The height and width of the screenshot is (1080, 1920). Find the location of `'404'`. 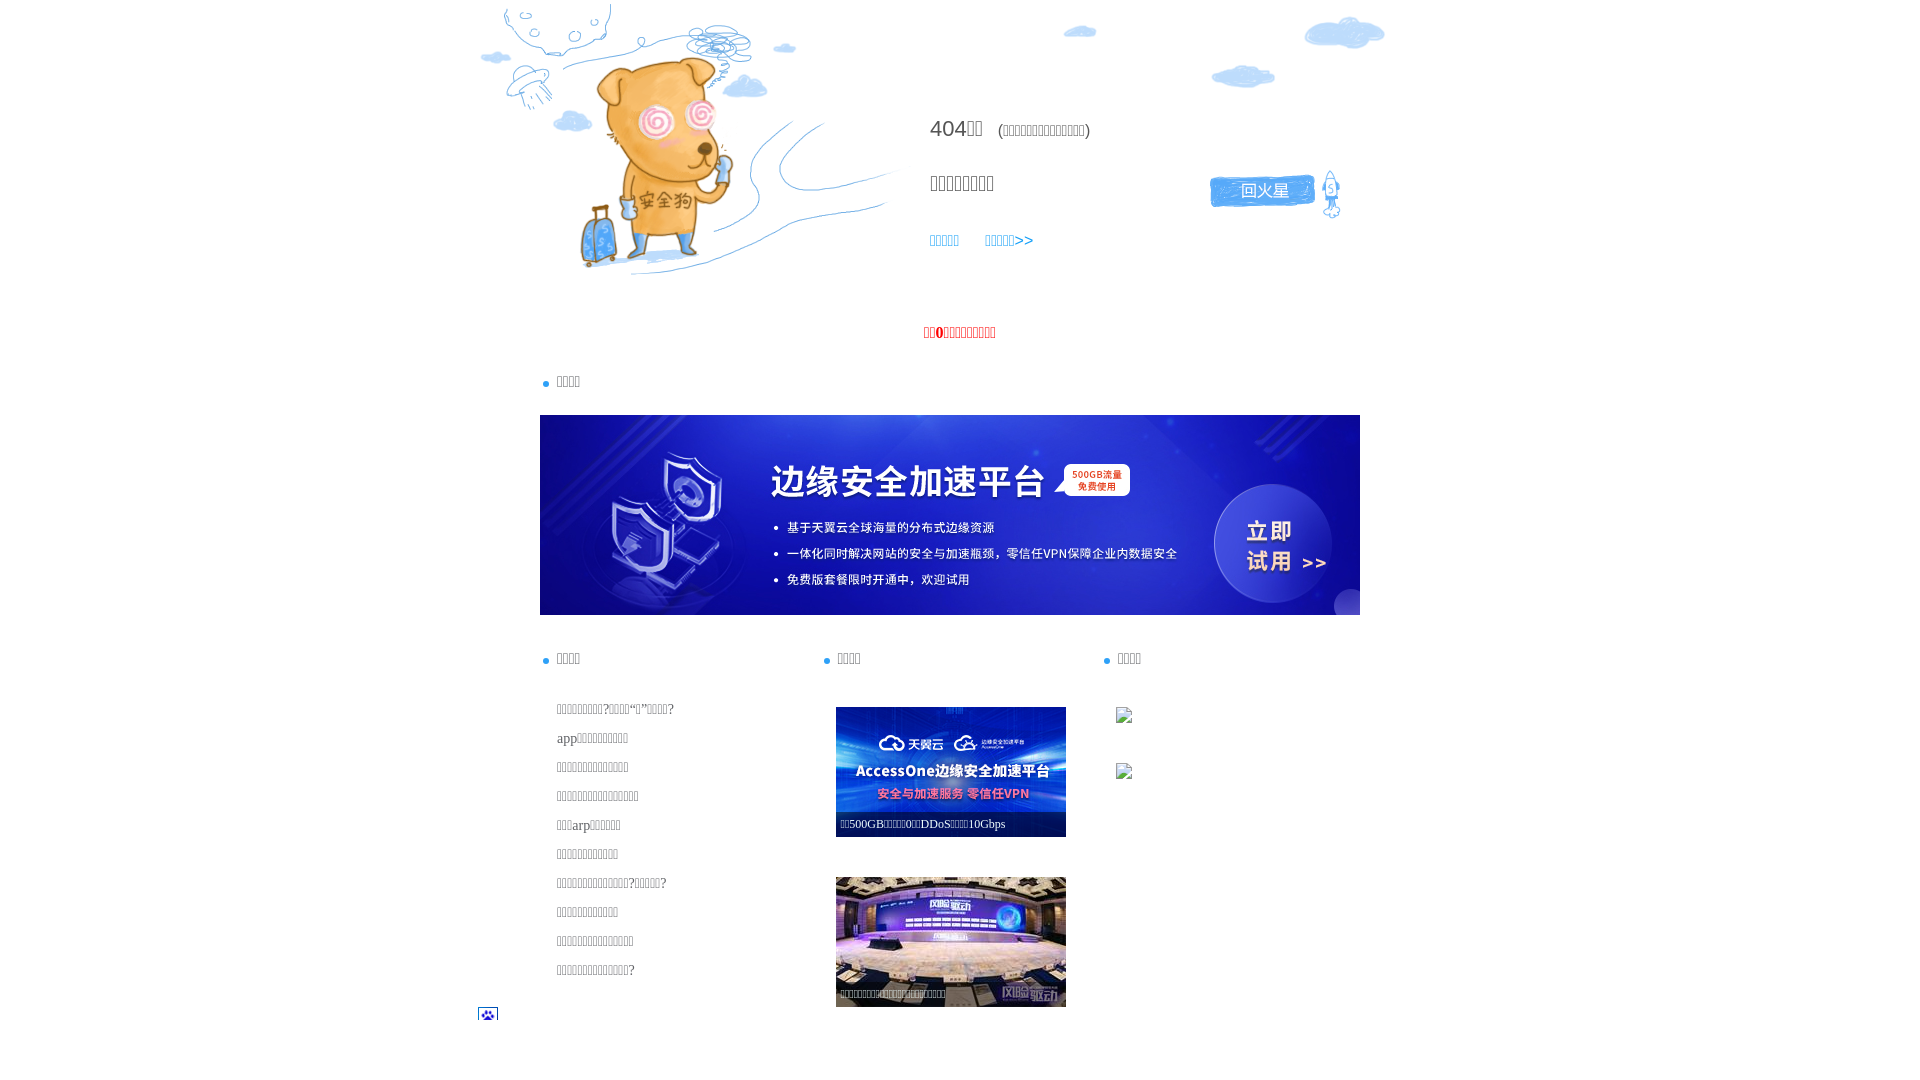

'404' is located at coordinates (947, 128).